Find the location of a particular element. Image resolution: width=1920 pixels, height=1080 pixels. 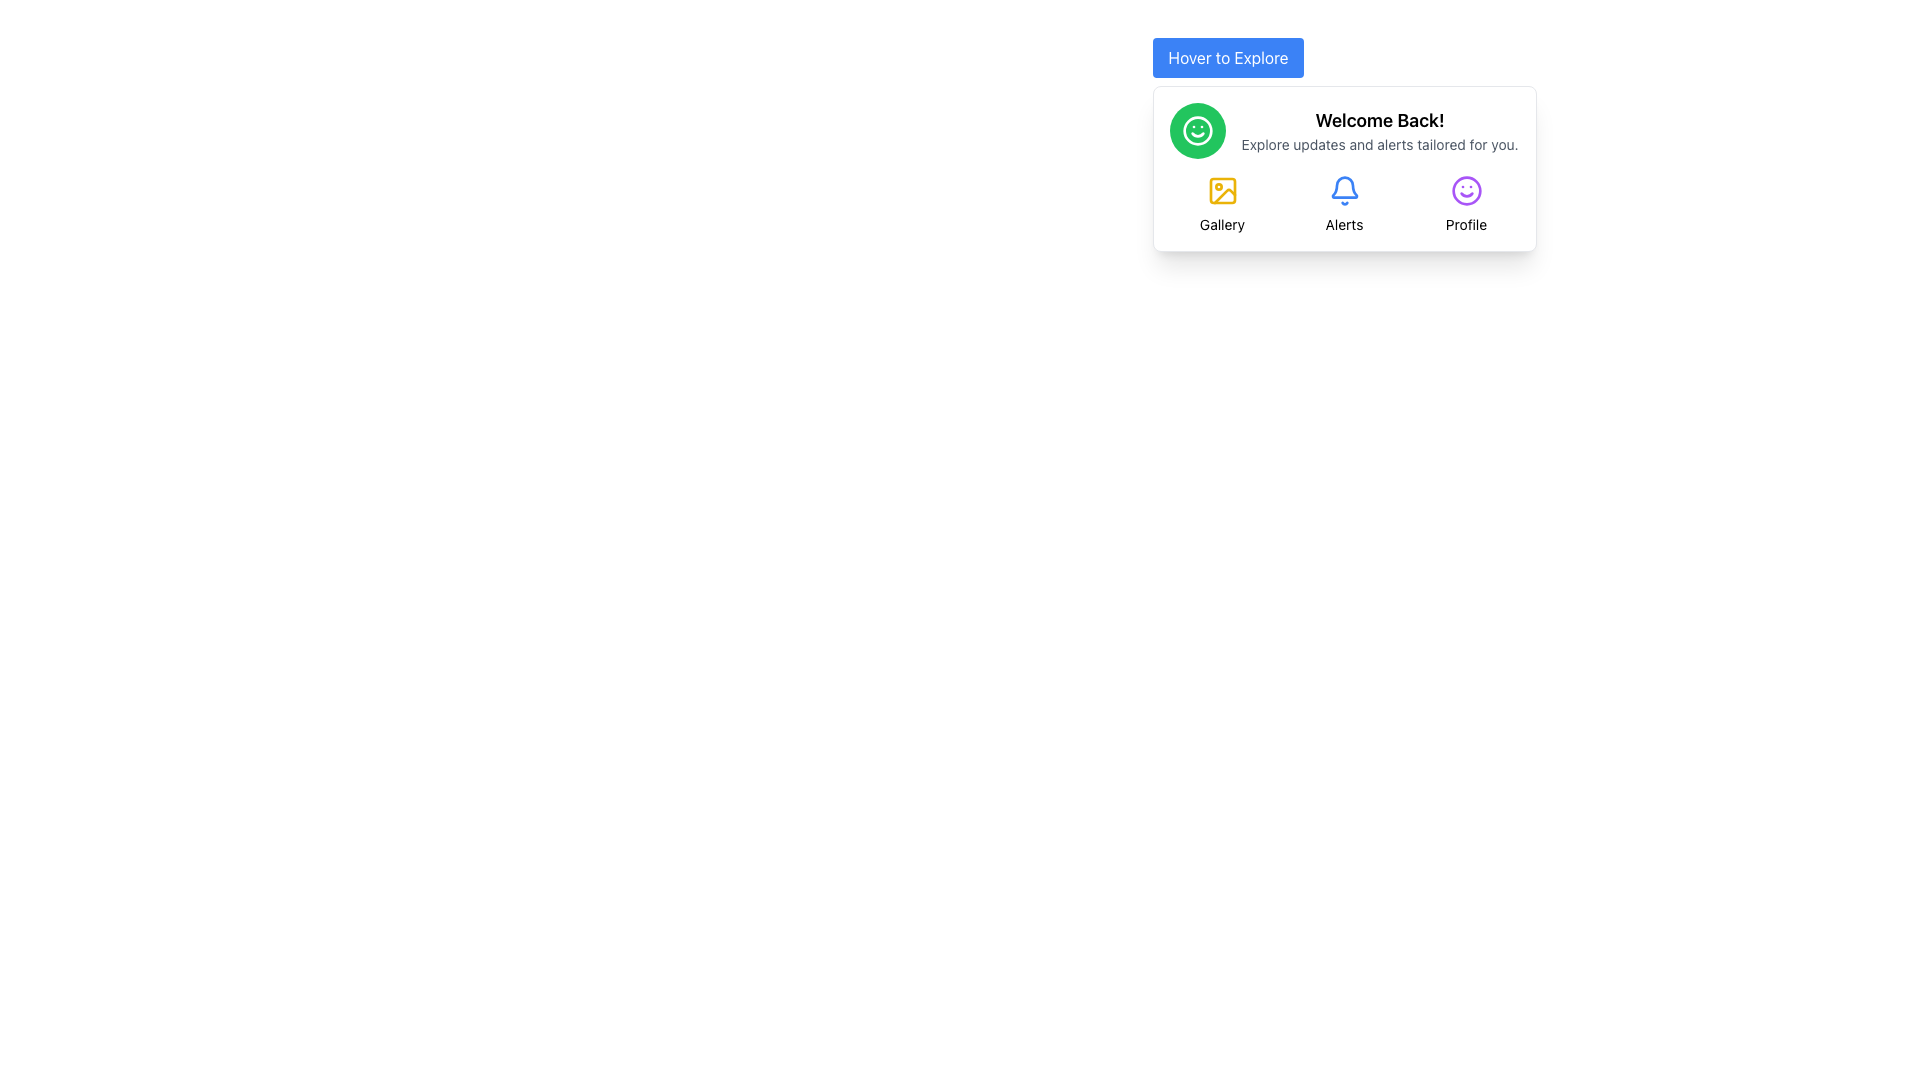

the notification panel located directly beneath the 'Hover is located at coordinates (1344, 168).